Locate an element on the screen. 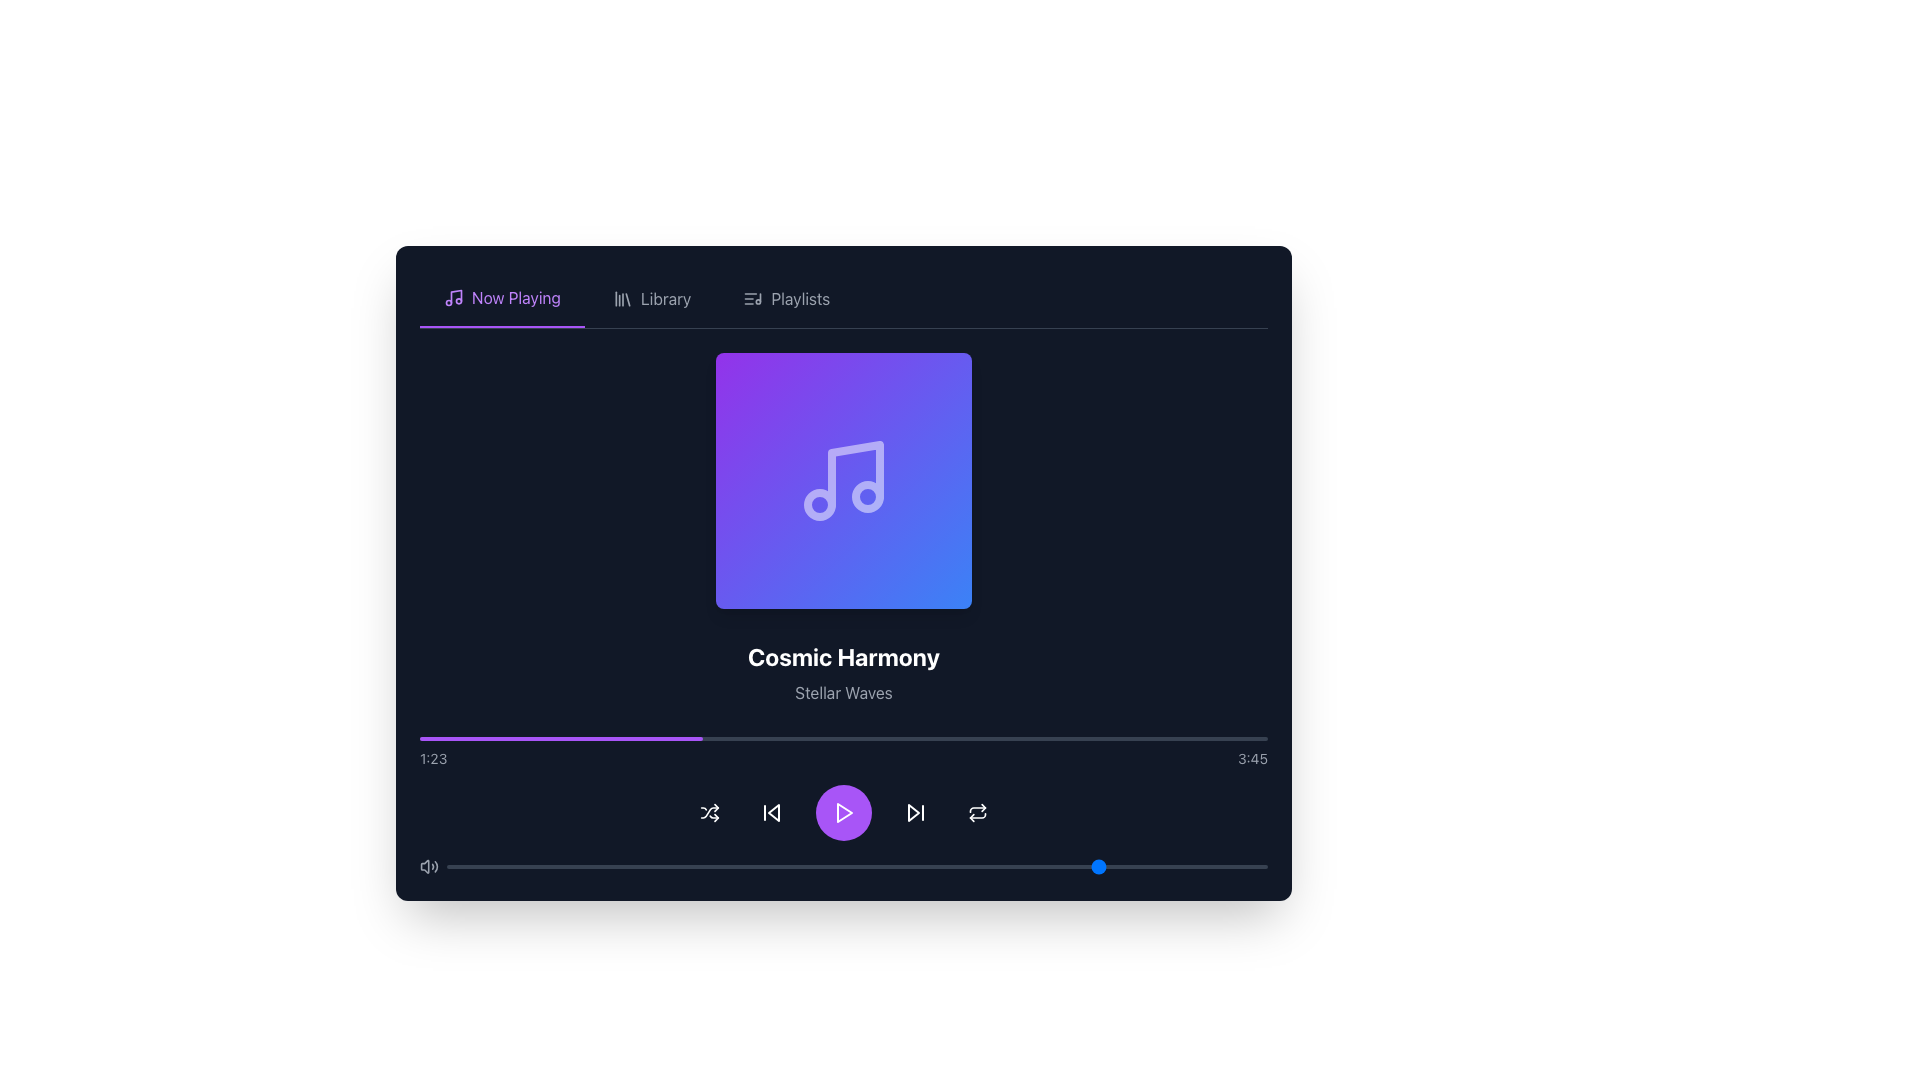 The height and width of the screenshot is (1080, 1920). the slider is located at coordinates (504, 866).